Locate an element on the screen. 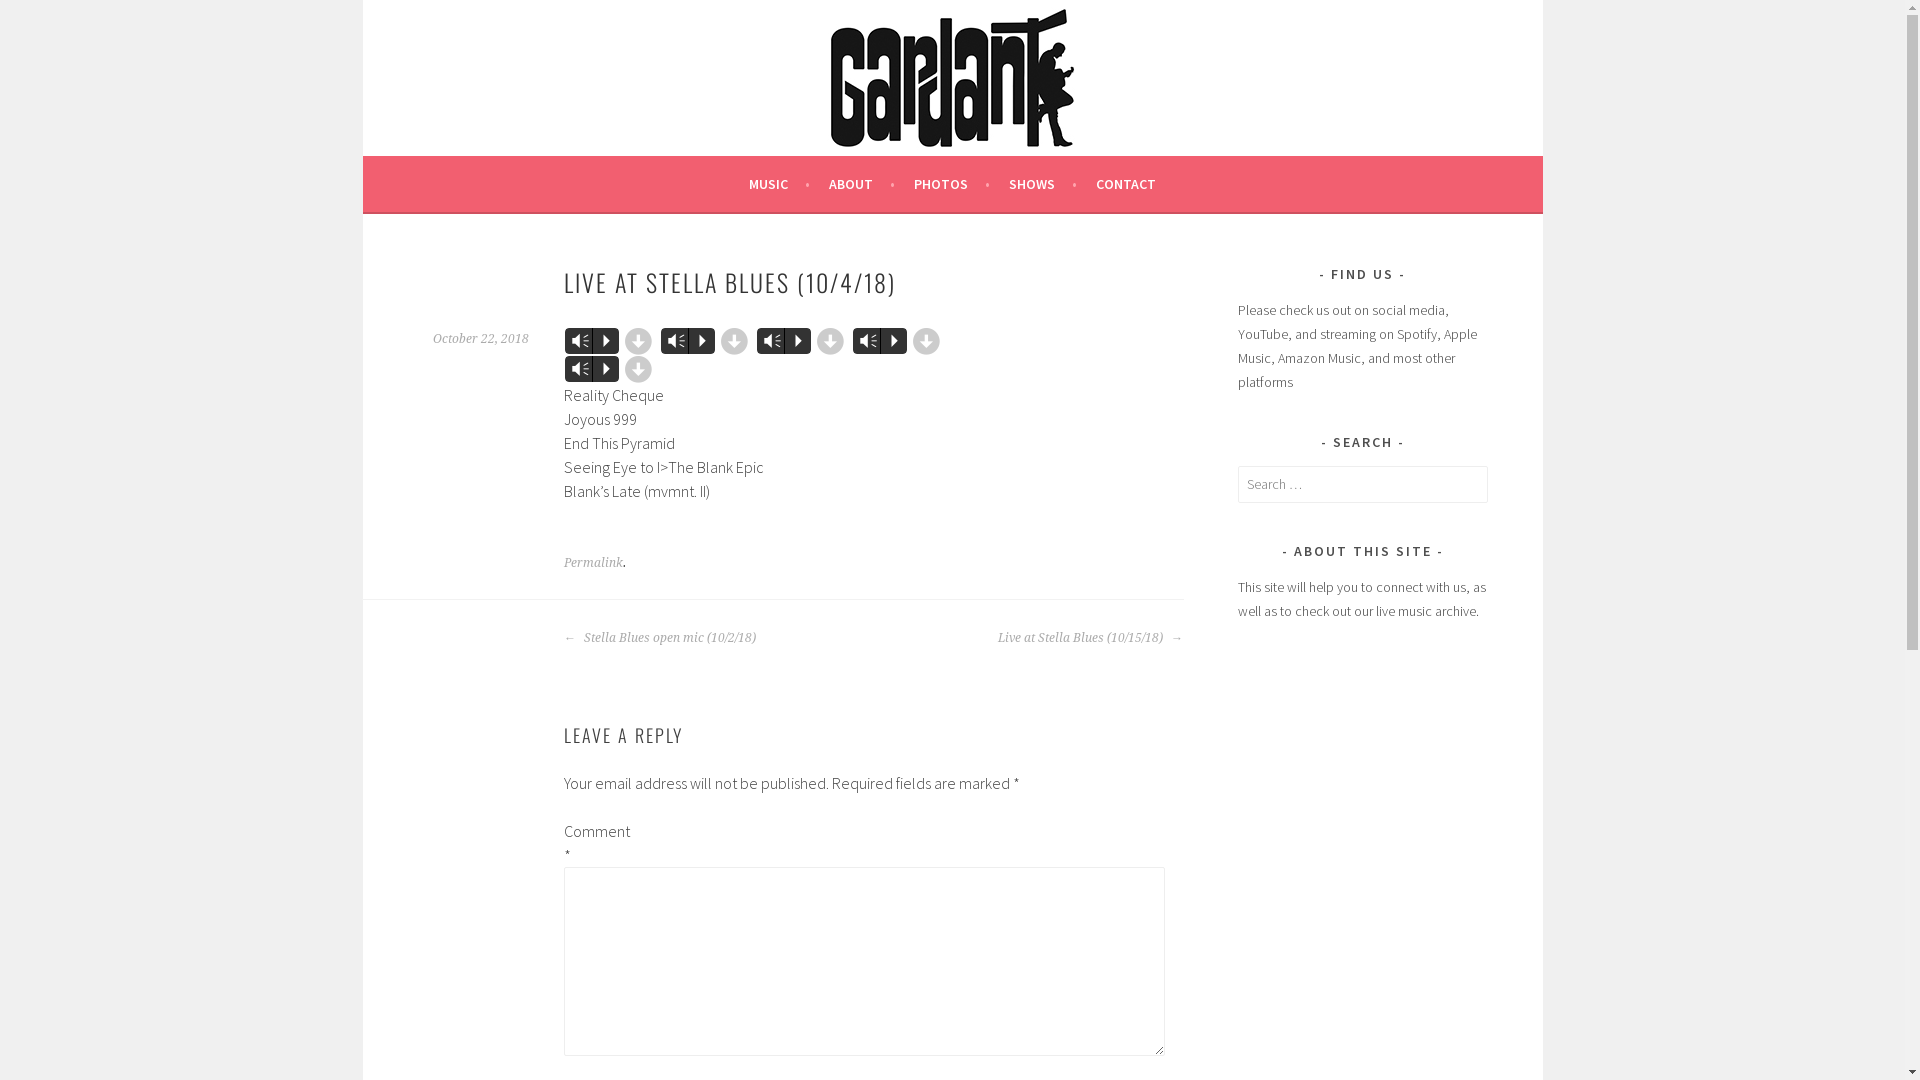 The width and height of the screenshot is (1920, 1080). 'ABOUT' is located at coordinates (829, 184).